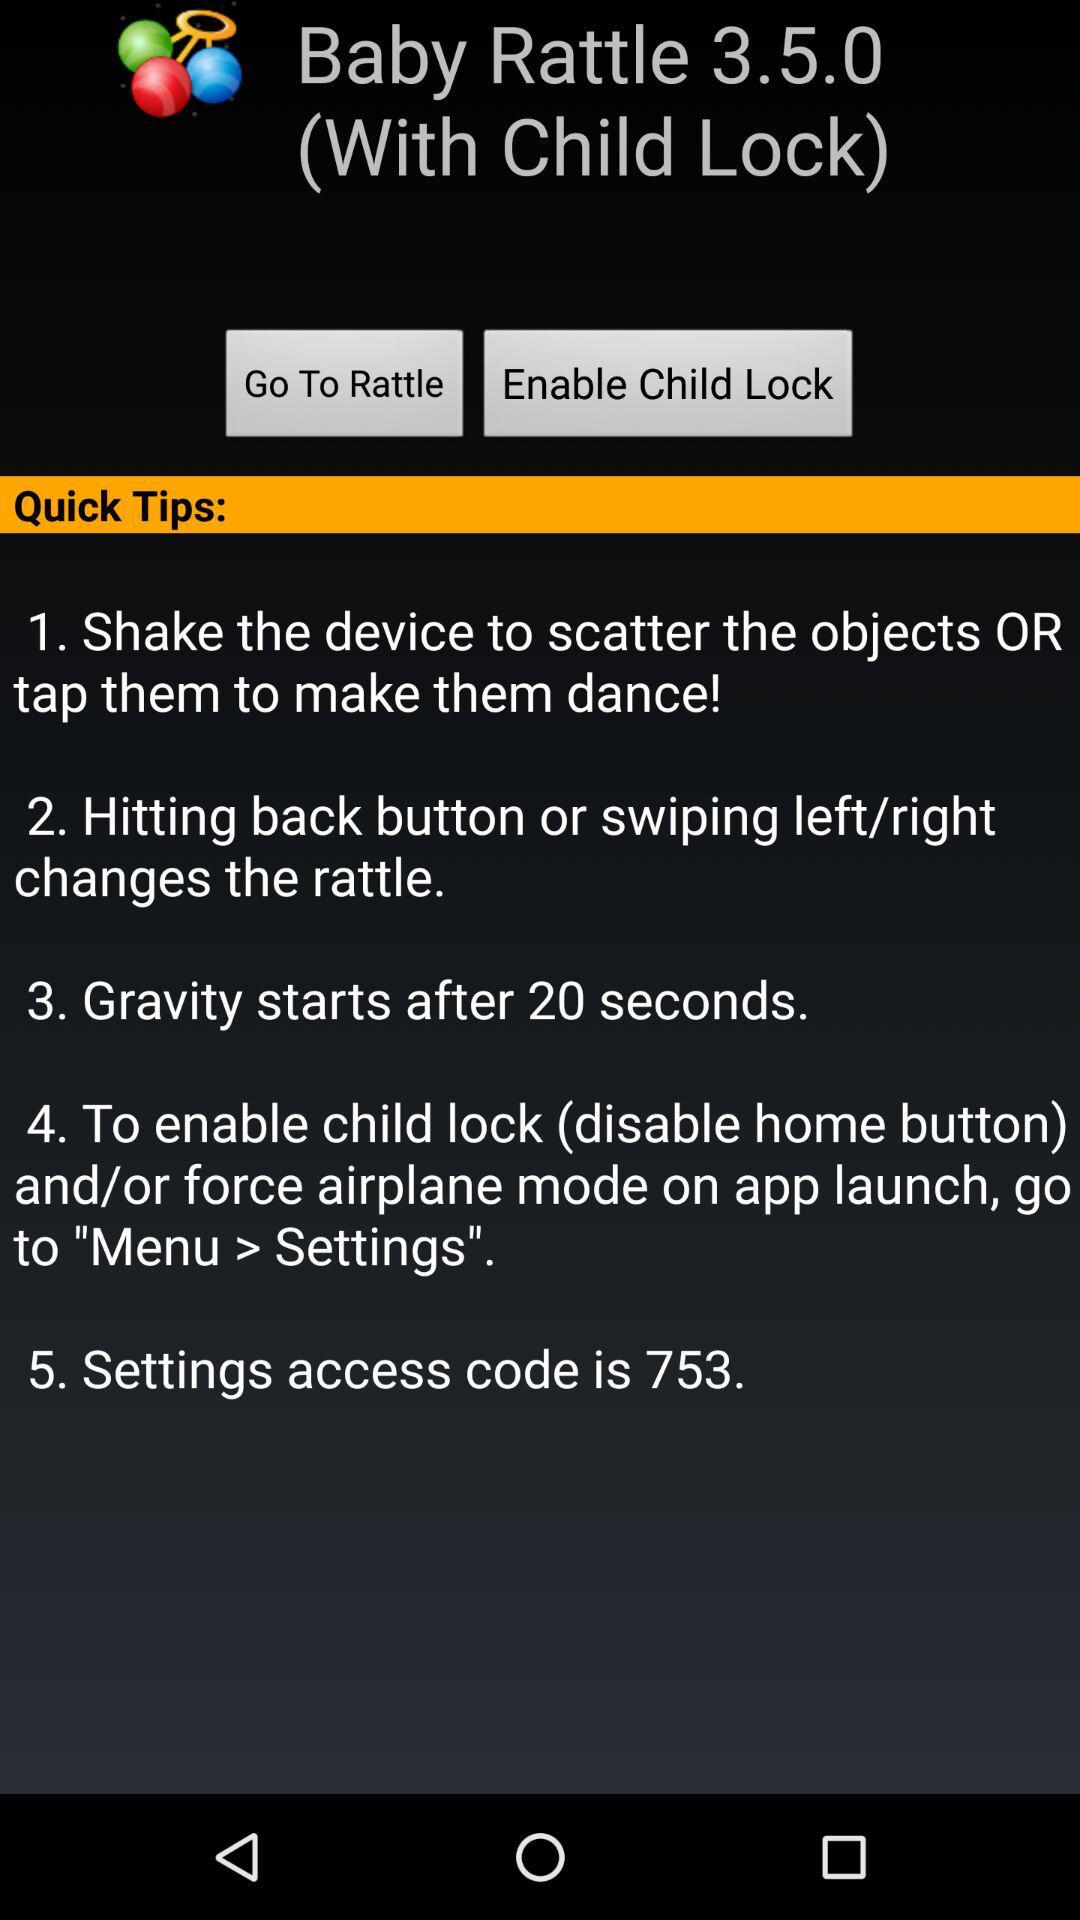  What do you see at coordinates (343, 389) in the screenshot?
I see `the go to rattle item` at bounding box center [343, 389].